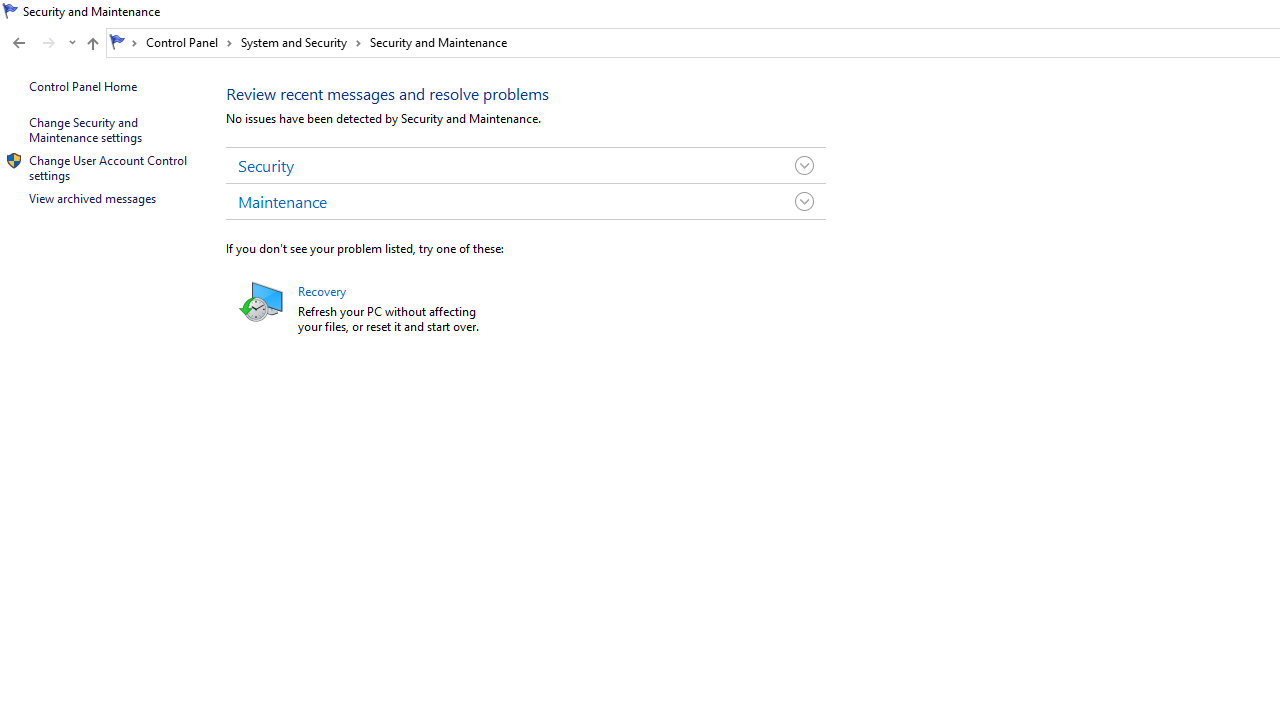 The height and width of the screenshot is (720, 1280). What do you see at coordinates (189, 42) in the screenshot?
I see `'Control Panel'` at bounding box center [189, 42].